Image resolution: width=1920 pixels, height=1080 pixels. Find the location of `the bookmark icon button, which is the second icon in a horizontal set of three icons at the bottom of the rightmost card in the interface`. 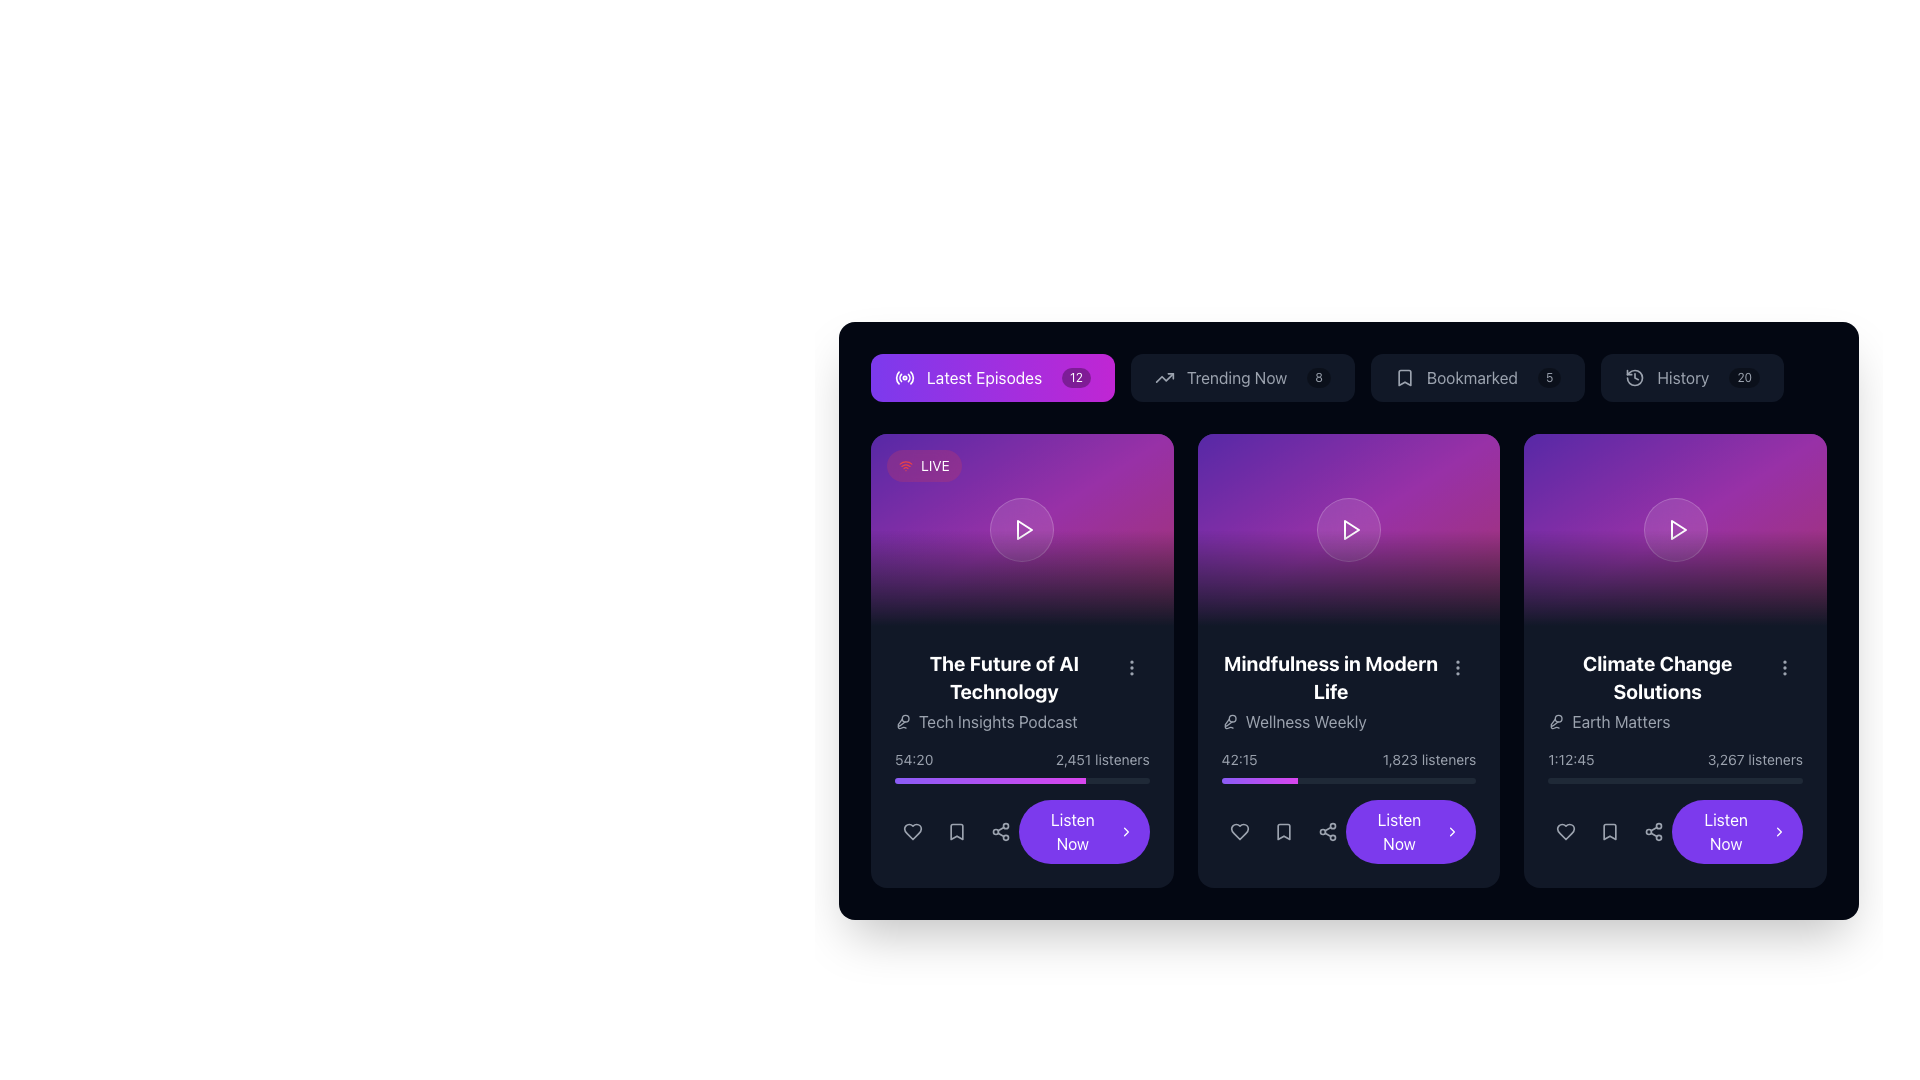

the bookmark icon button, which is the second icon in a horizontal set of three icons at the bottom of the rightmost card in the interface is located at coordinates (1610, 832).